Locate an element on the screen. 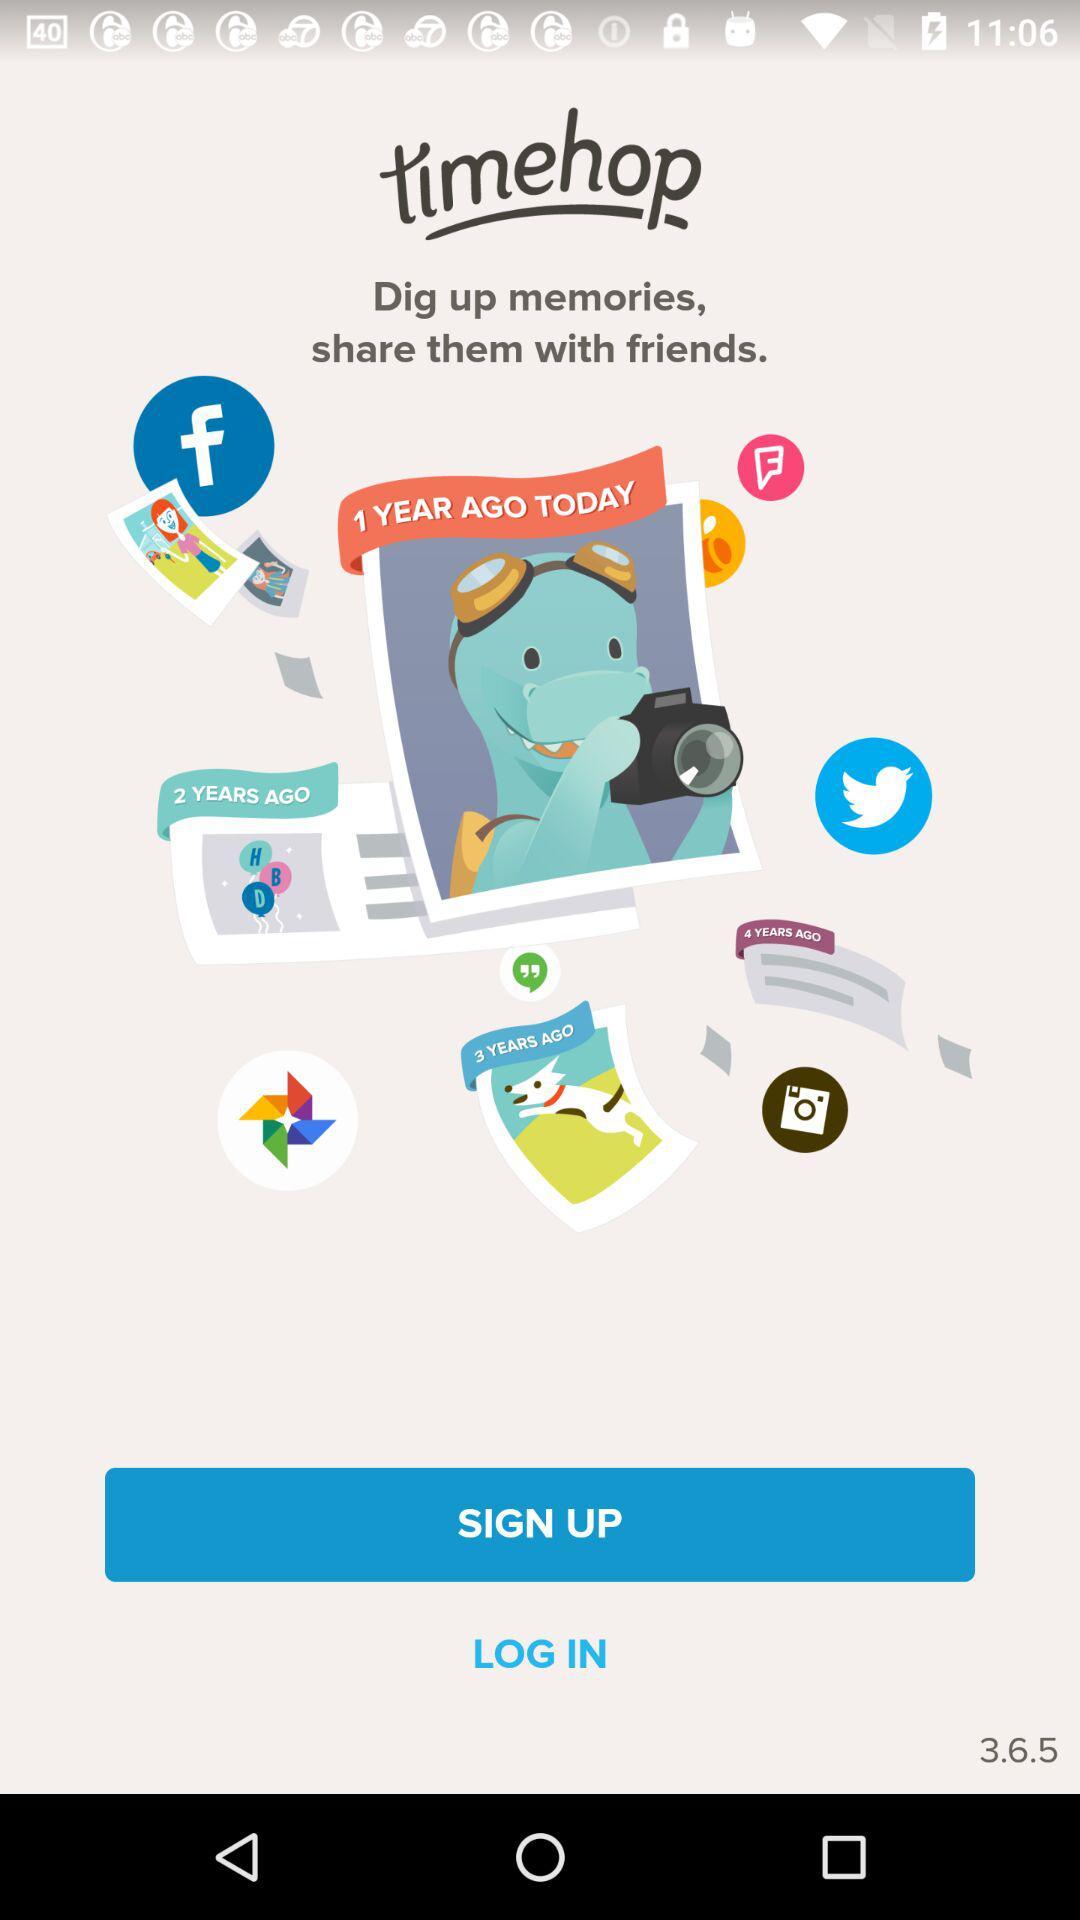 Image resolution: width=1080 pixels, height=1920 pixels. the item above log in item is located at coordinates (540, 1523).